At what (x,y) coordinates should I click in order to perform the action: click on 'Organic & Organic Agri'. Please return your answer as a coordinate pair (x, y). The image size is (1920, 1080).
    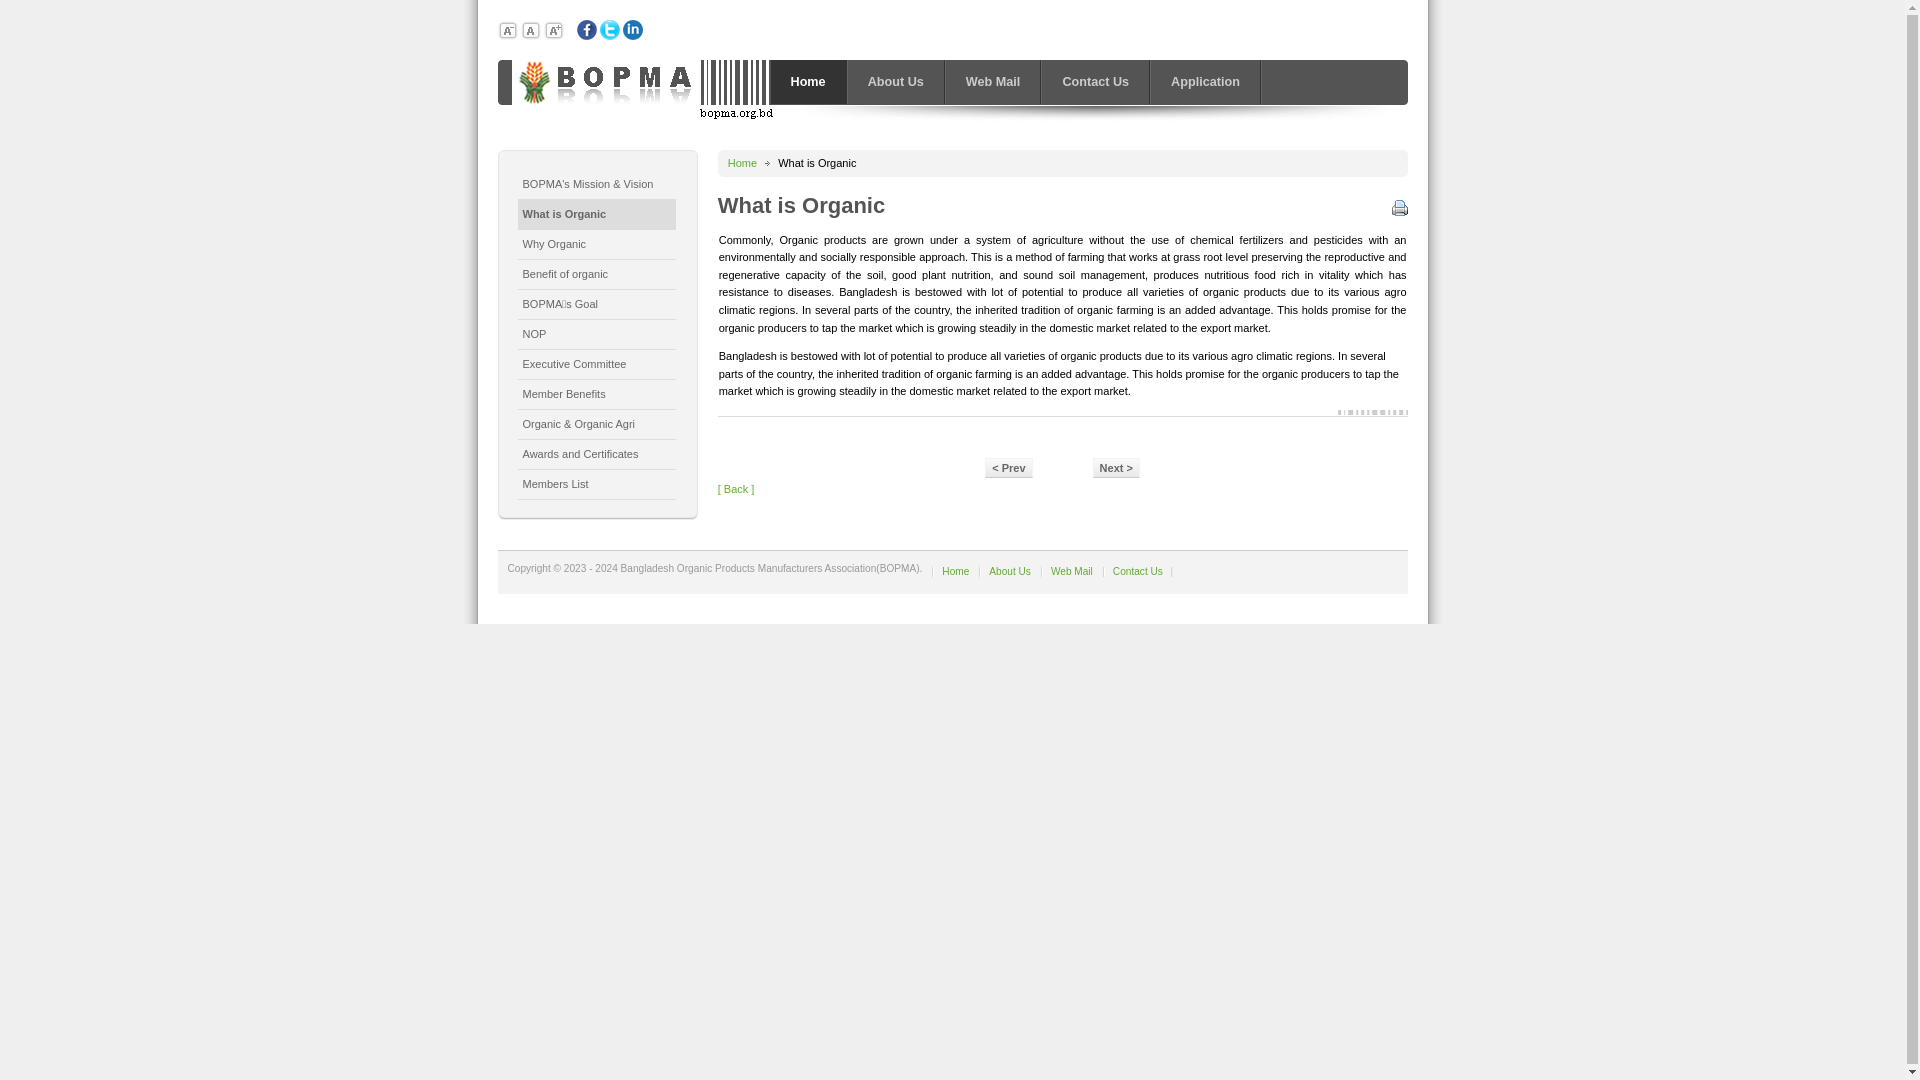
    Looking at the image, I should click on (596, 423).